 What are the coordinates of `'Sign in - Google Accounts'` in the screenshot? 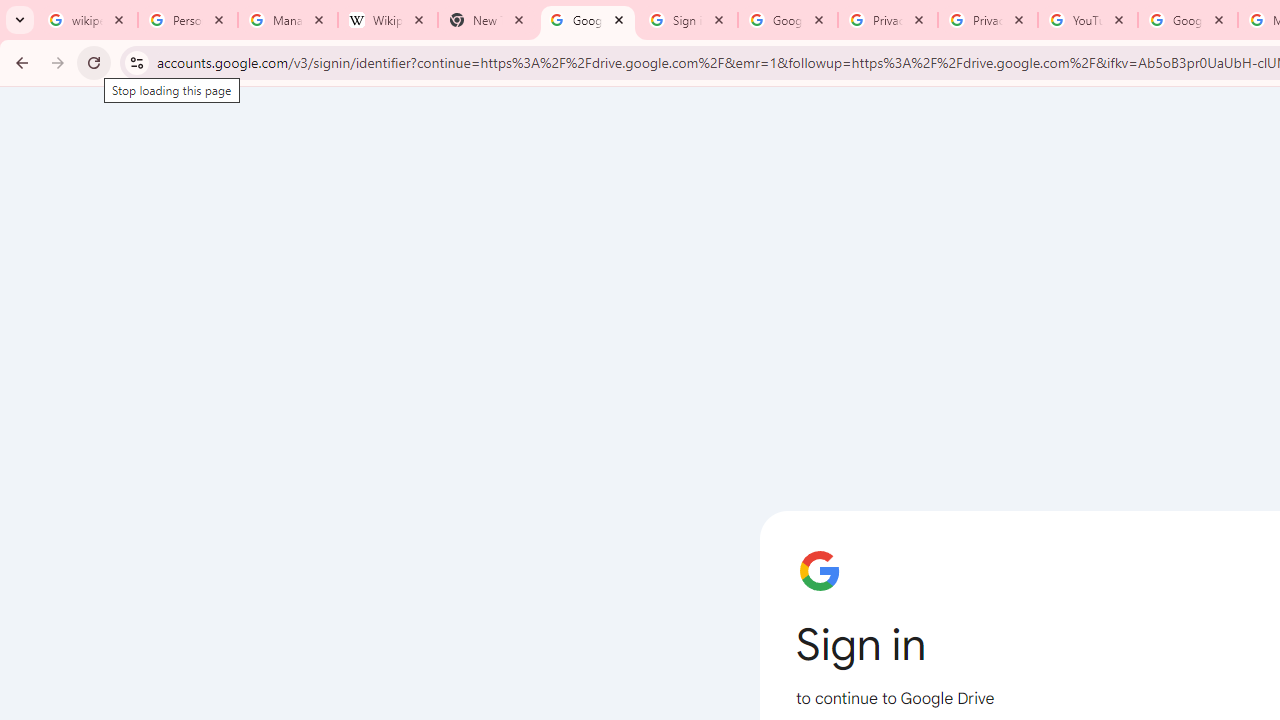 It's located at (688, 20).